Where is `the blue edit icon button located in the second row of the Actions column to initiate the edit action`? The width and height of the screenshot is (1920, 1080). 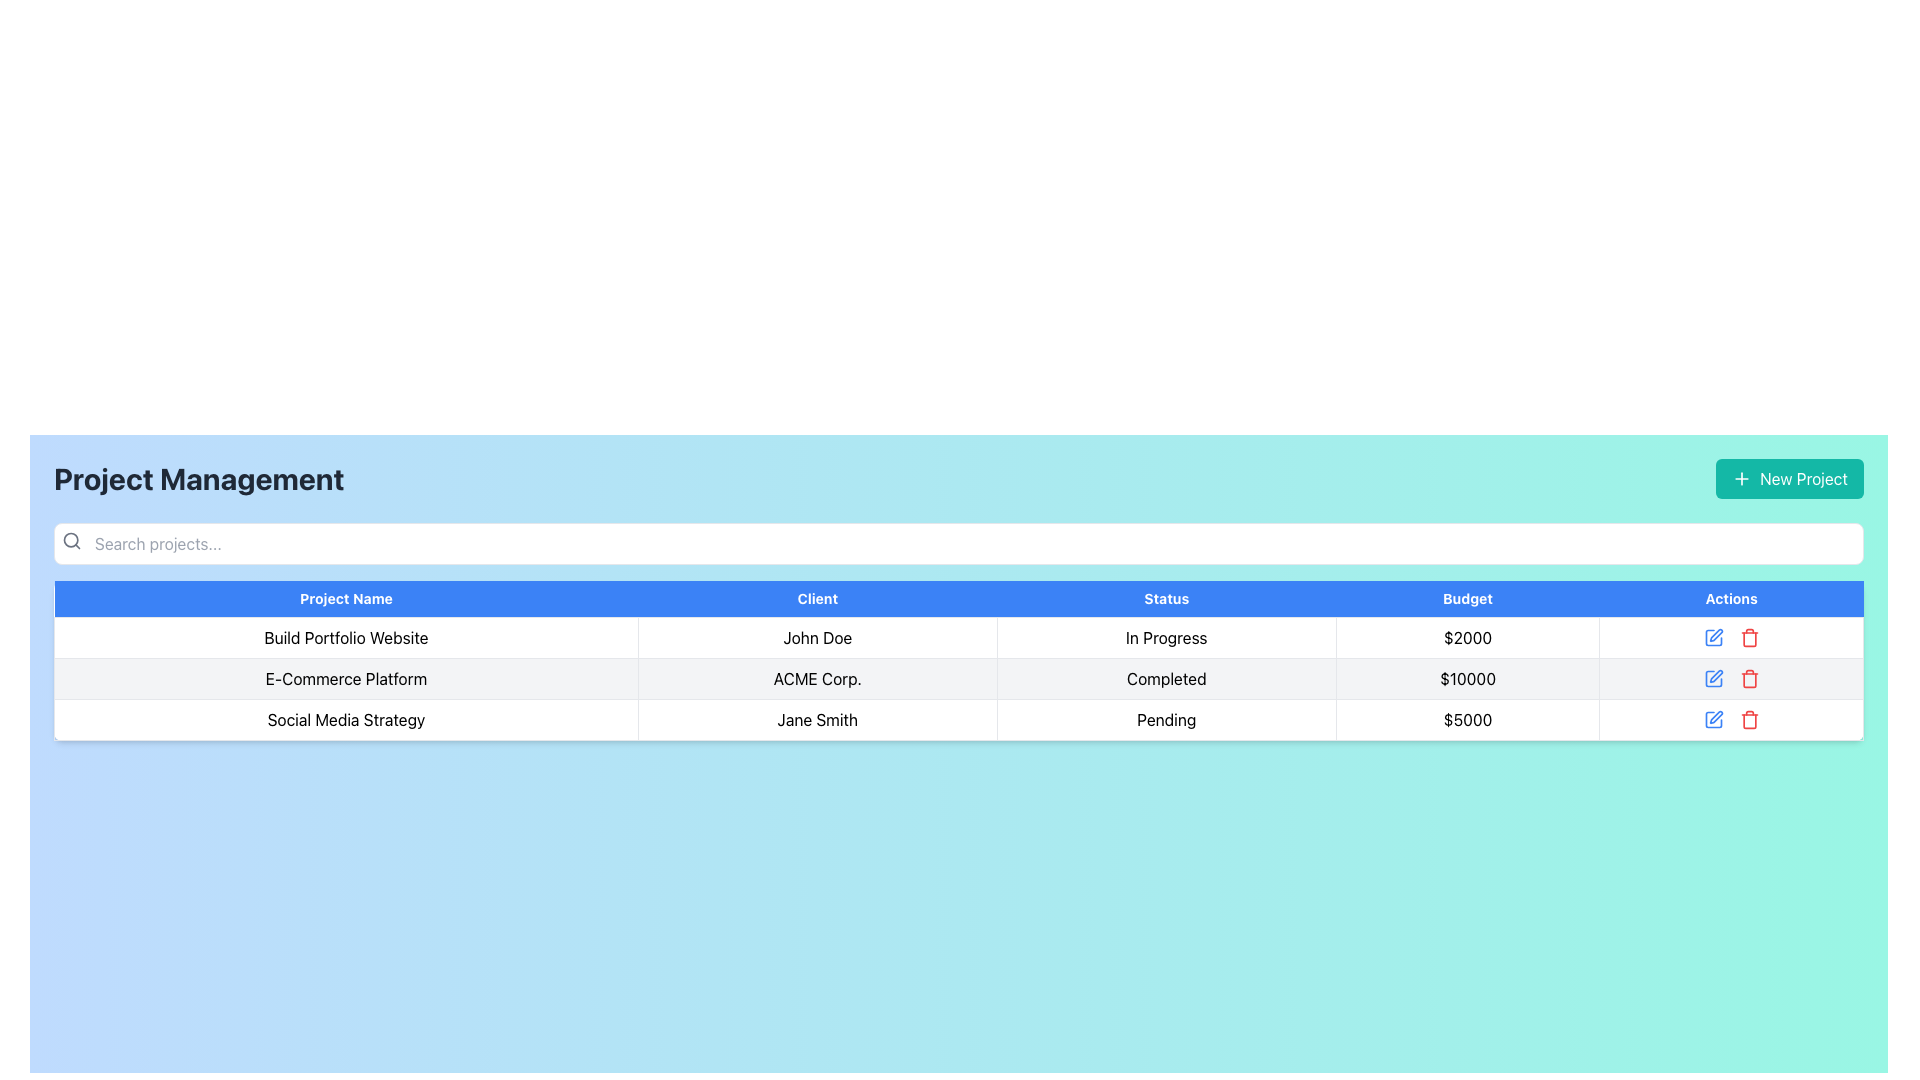 the blue edit icon button located in the second row of the Actions column to initiate the edit action is located at coordinates (1712, 677).